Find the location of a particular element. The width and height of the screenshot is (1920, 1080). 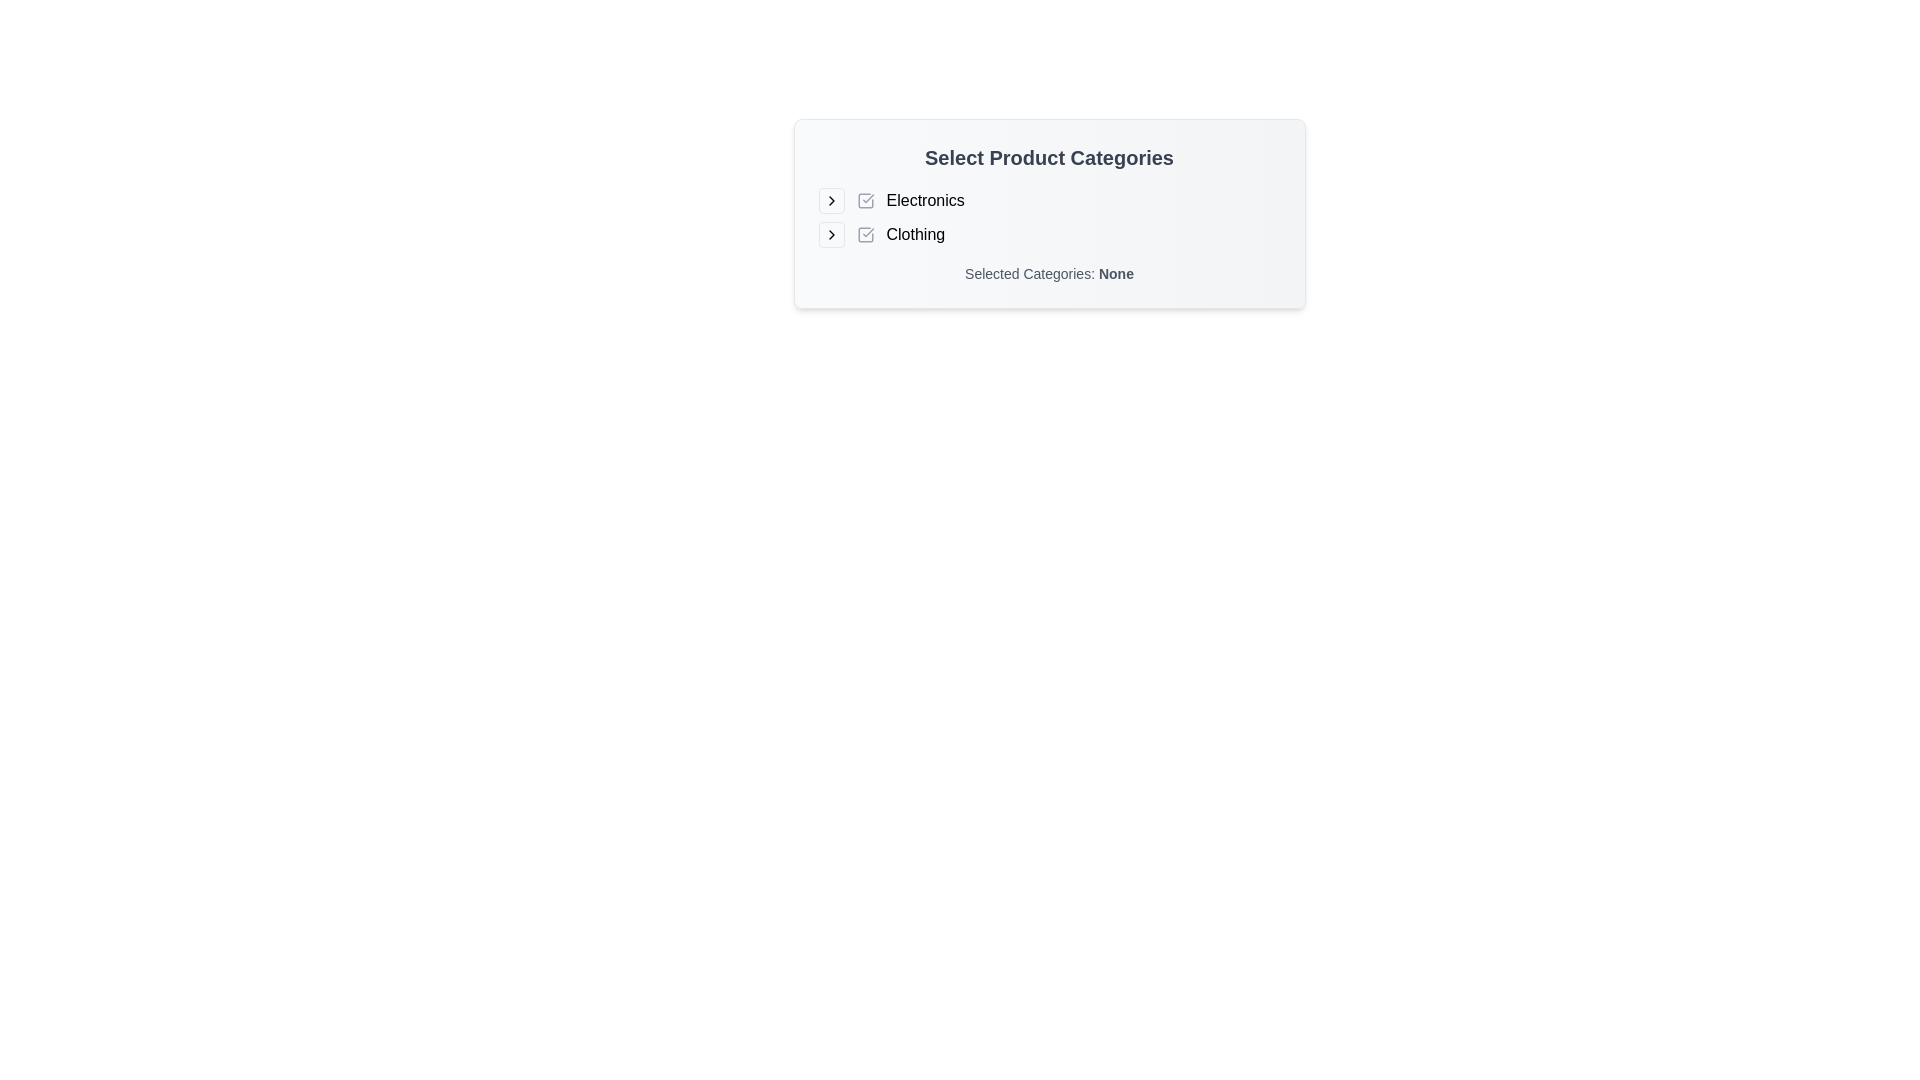

the hollow square-shaped checkbox icon in the user interface next to the label 'Clothing' is located at coordinates (865, 234).